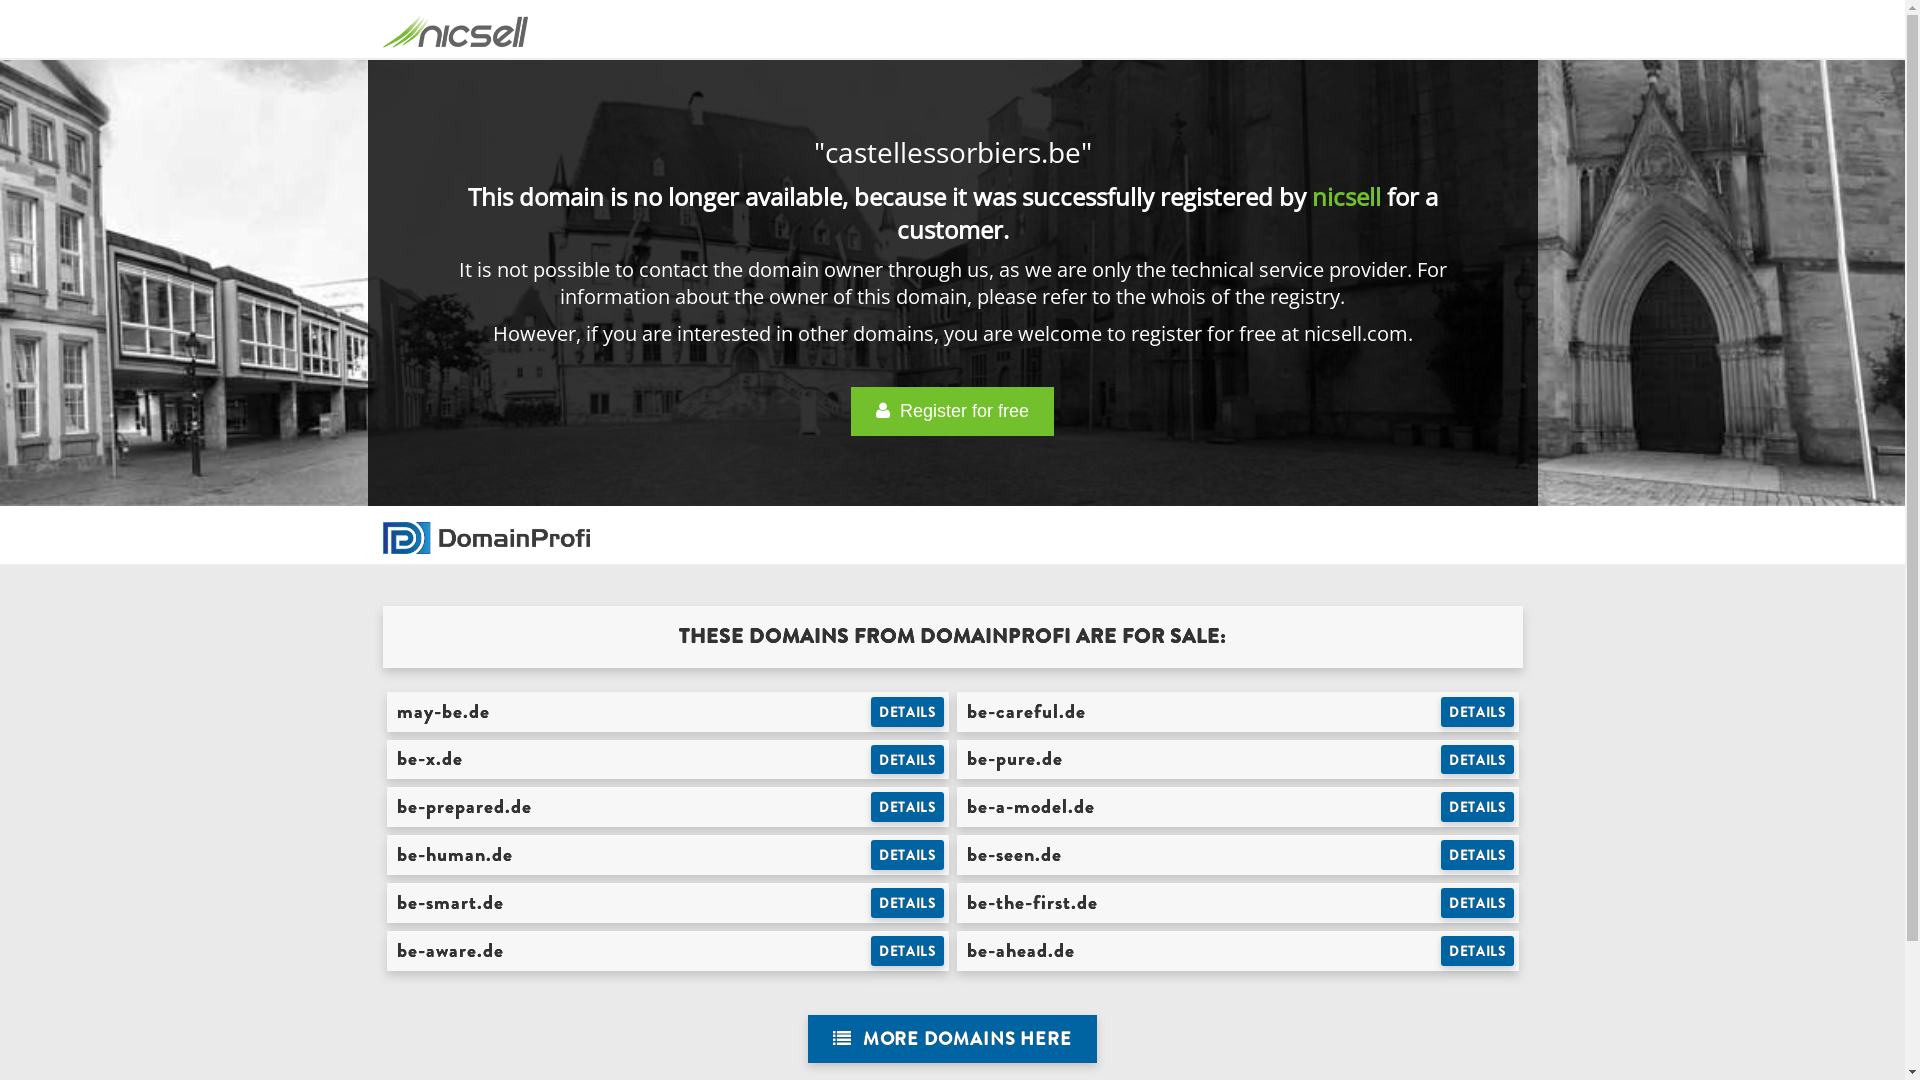  I want to click on '  MORE DOMAINS HERE', so click(951, 1038).